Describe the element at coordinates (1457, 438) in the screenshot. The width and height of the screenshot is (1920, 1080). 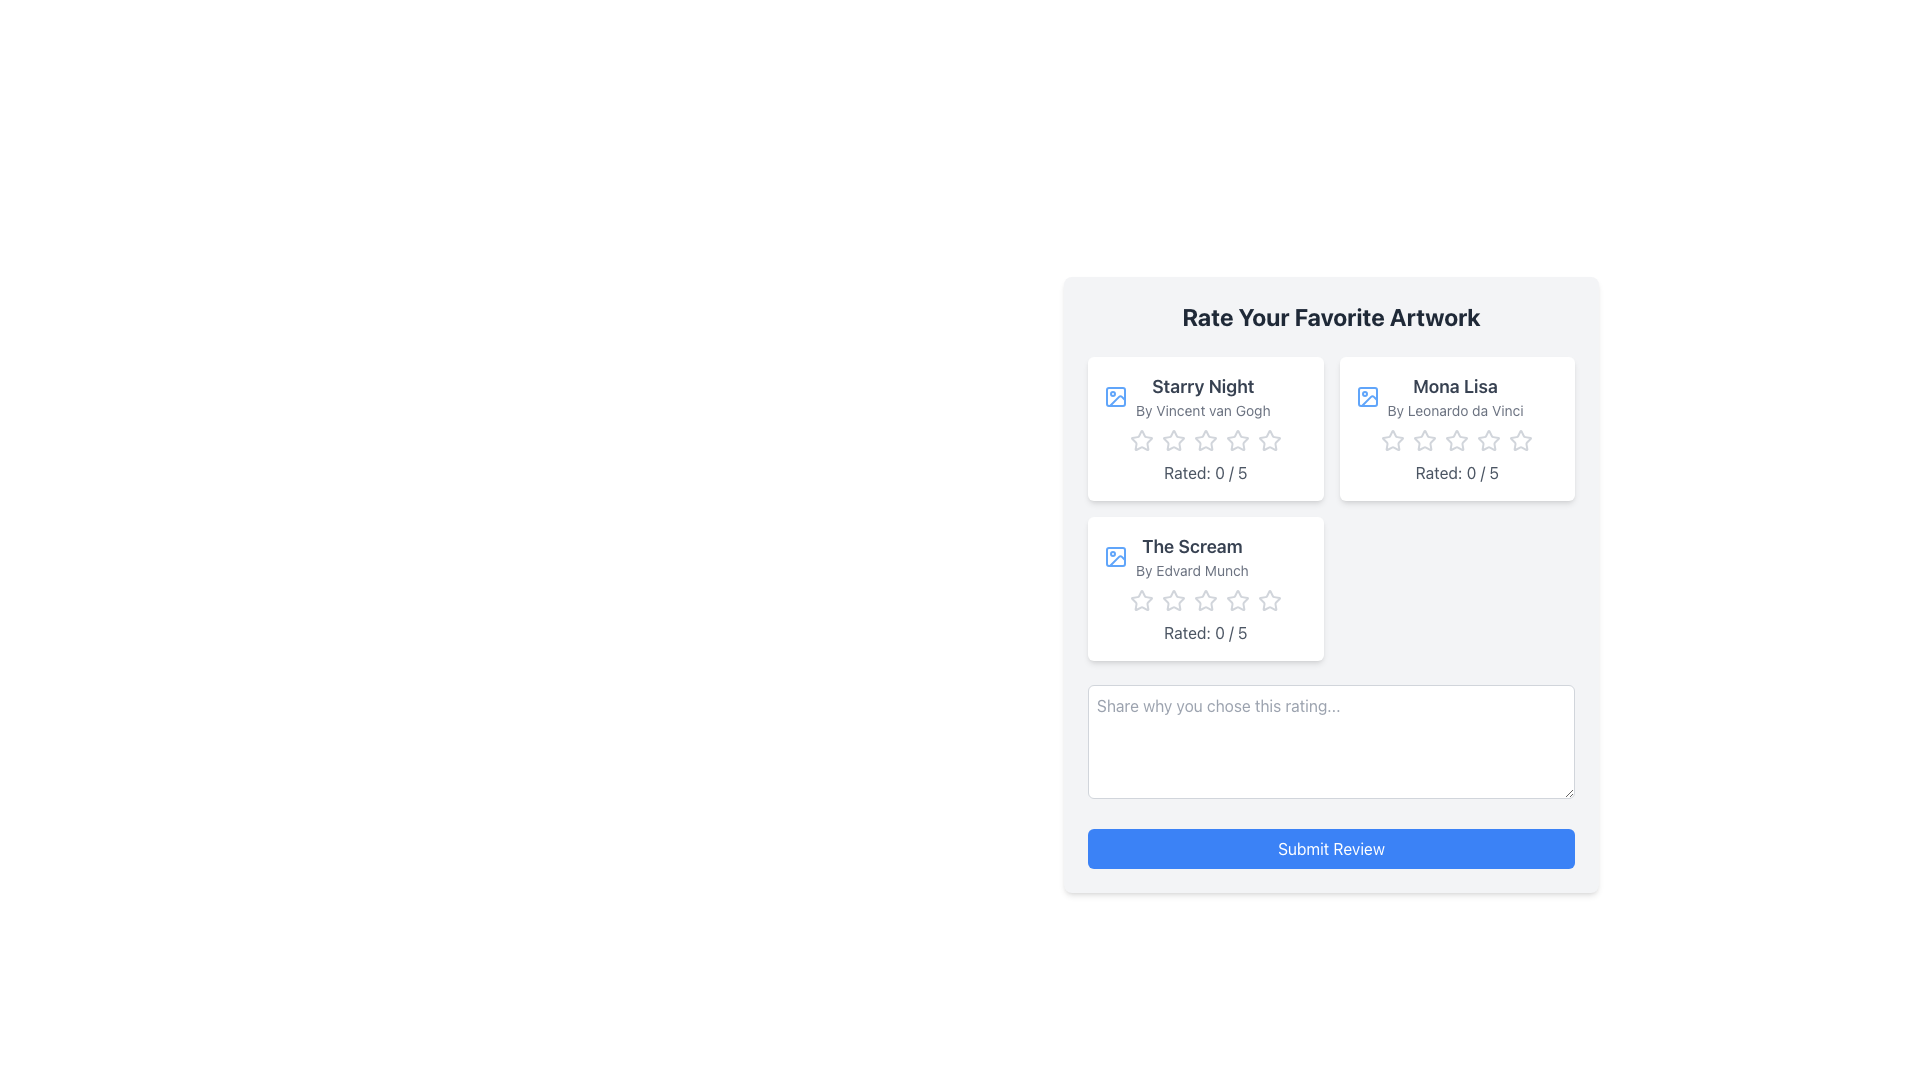
I see `the second star icon in the five-star rating system for the artwork 'Mona Lisa'` at that location.